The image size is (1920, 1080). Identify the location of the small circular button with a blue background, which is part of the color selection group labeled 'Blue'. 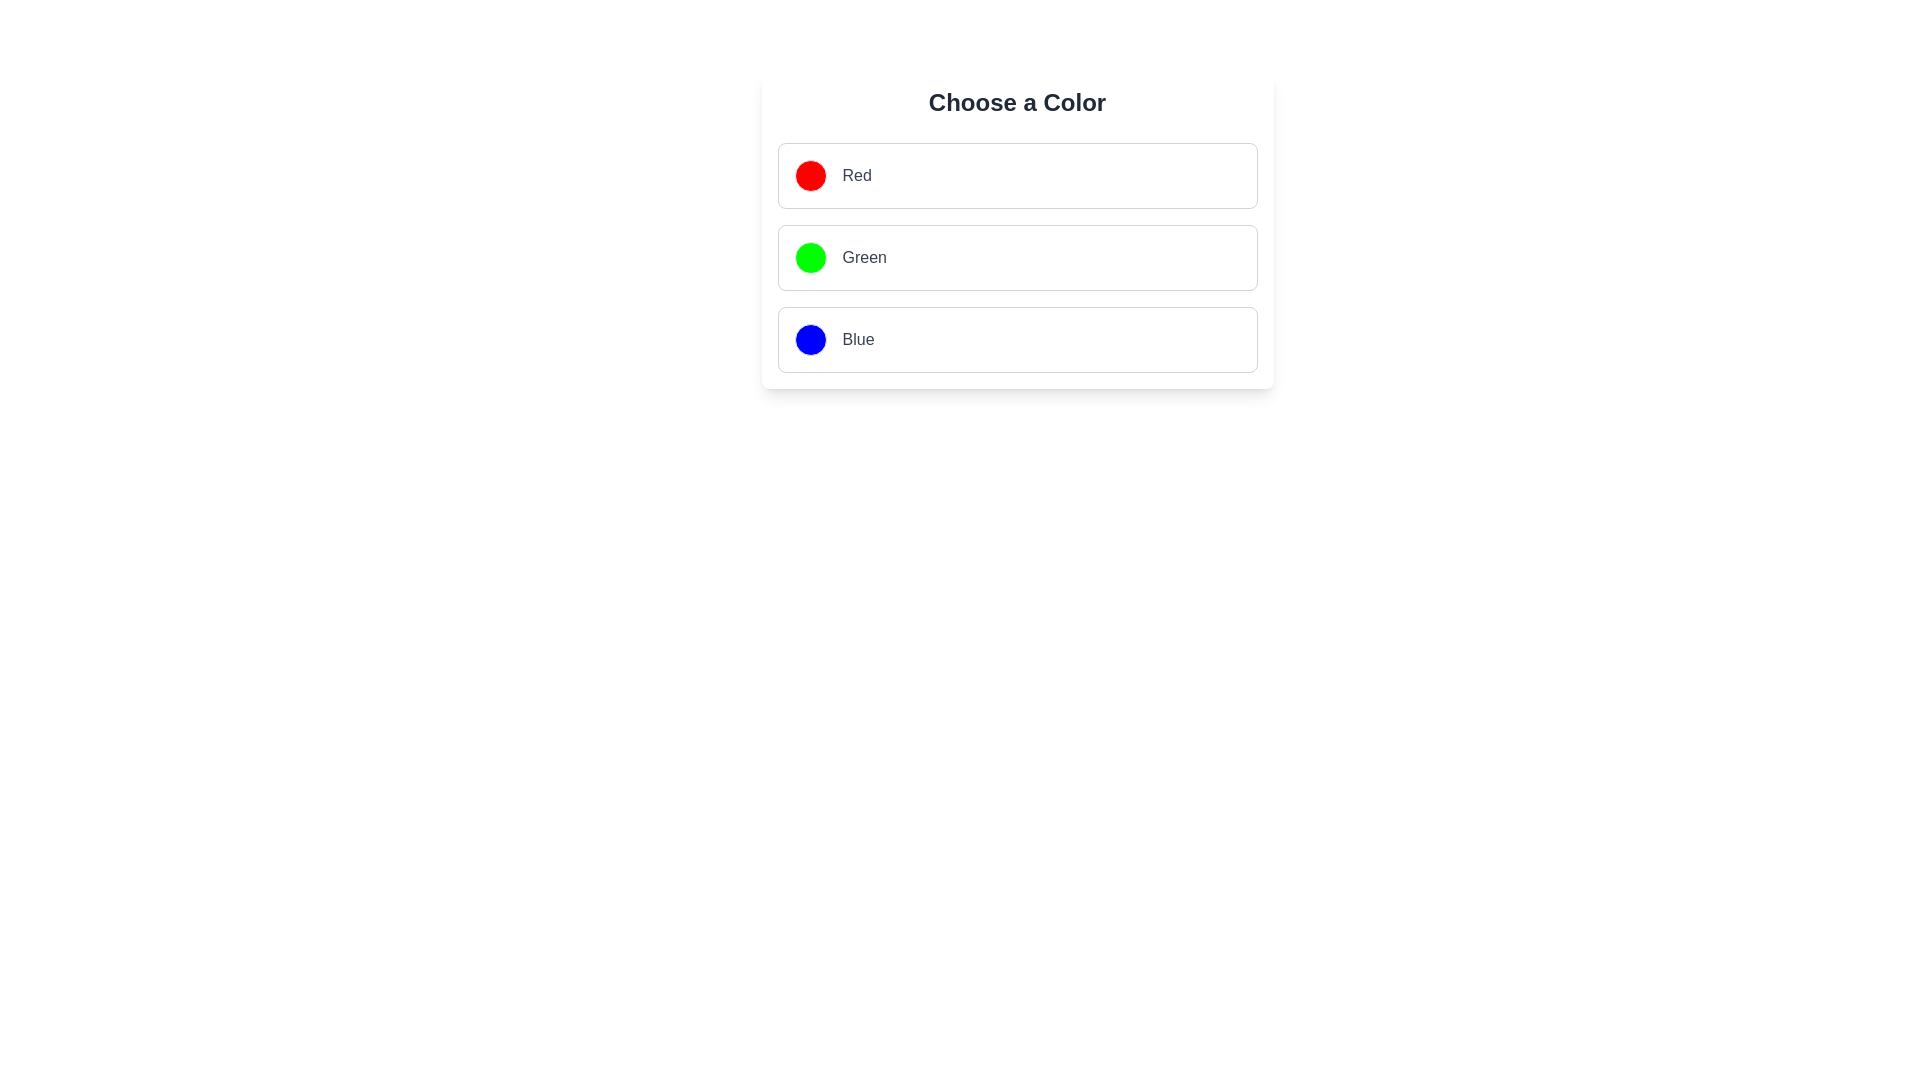
(810, 338).